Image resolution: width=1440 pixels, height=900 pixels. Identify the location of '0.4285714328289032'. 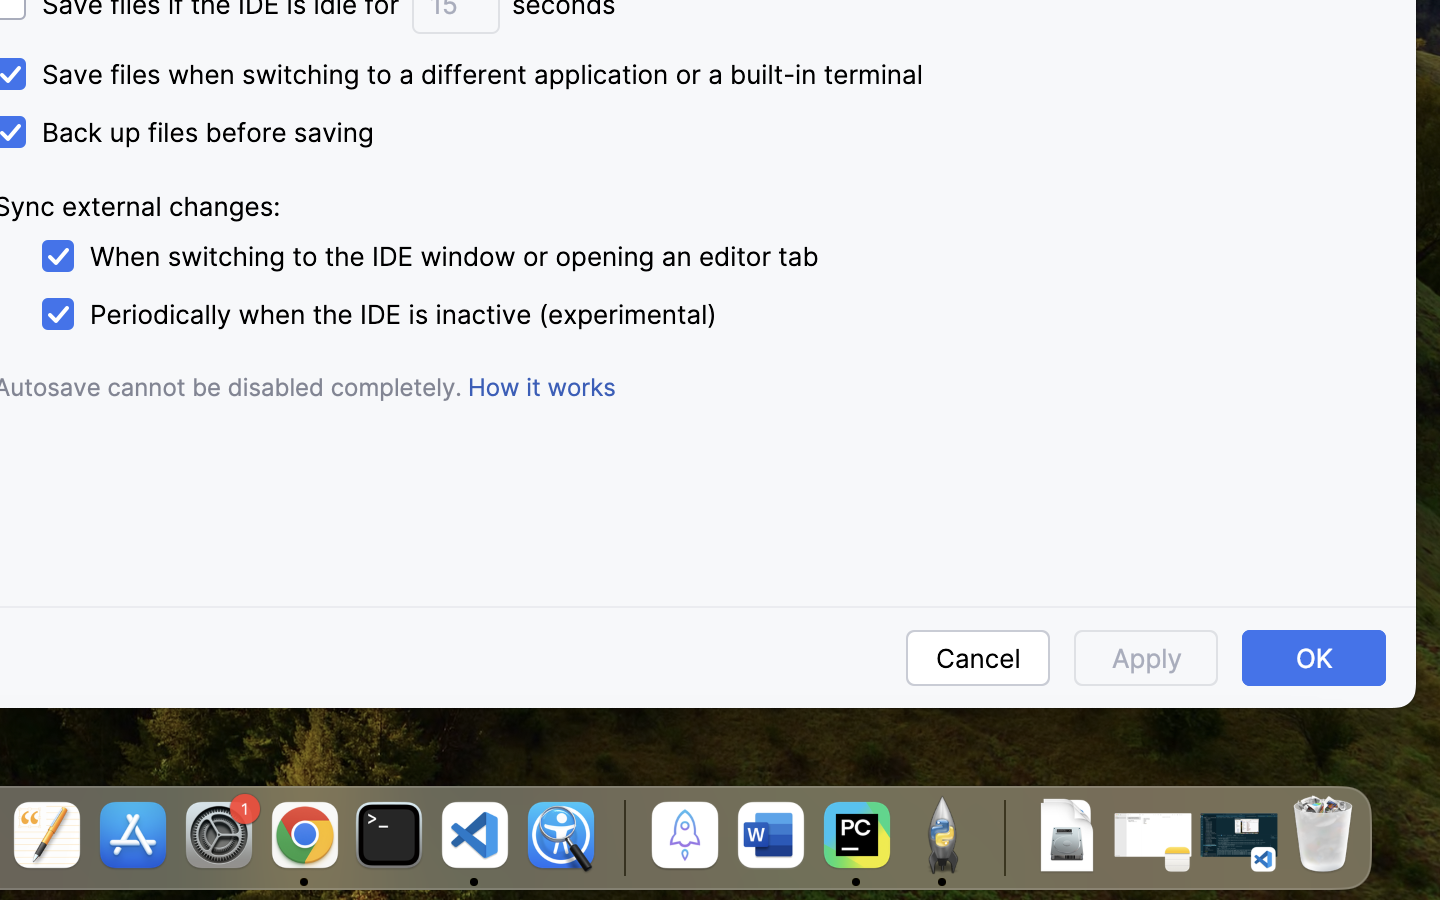
(620, 837).